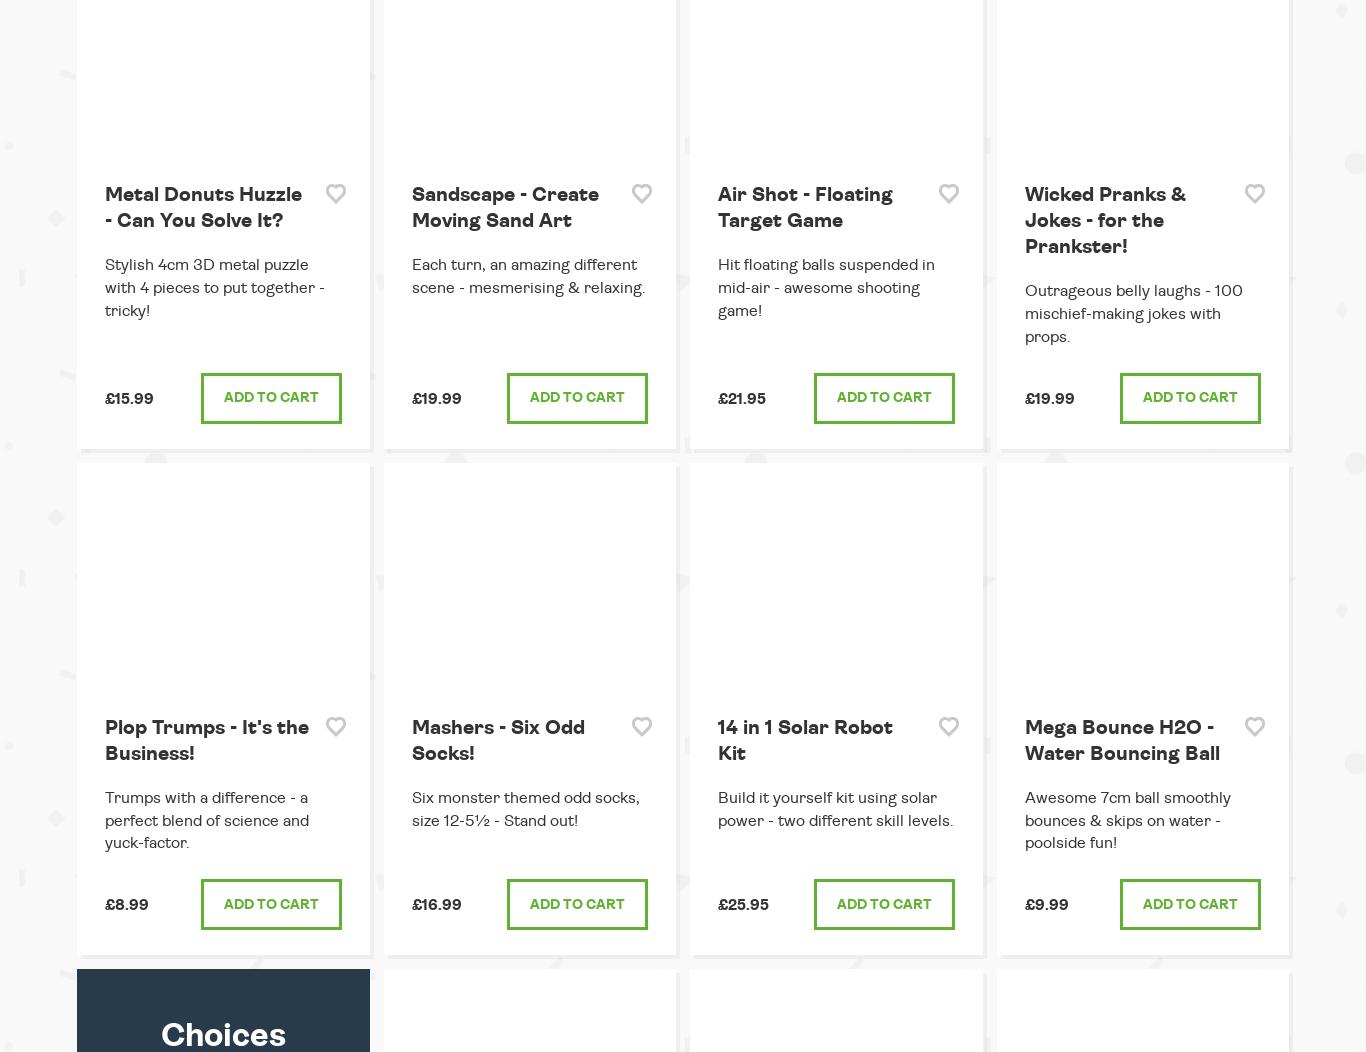 The image size is (1366, 1052). What do you see at coordinates (126, 905) in the screenshot?
I see `'£8.99'` at bounding box center [126, 905].